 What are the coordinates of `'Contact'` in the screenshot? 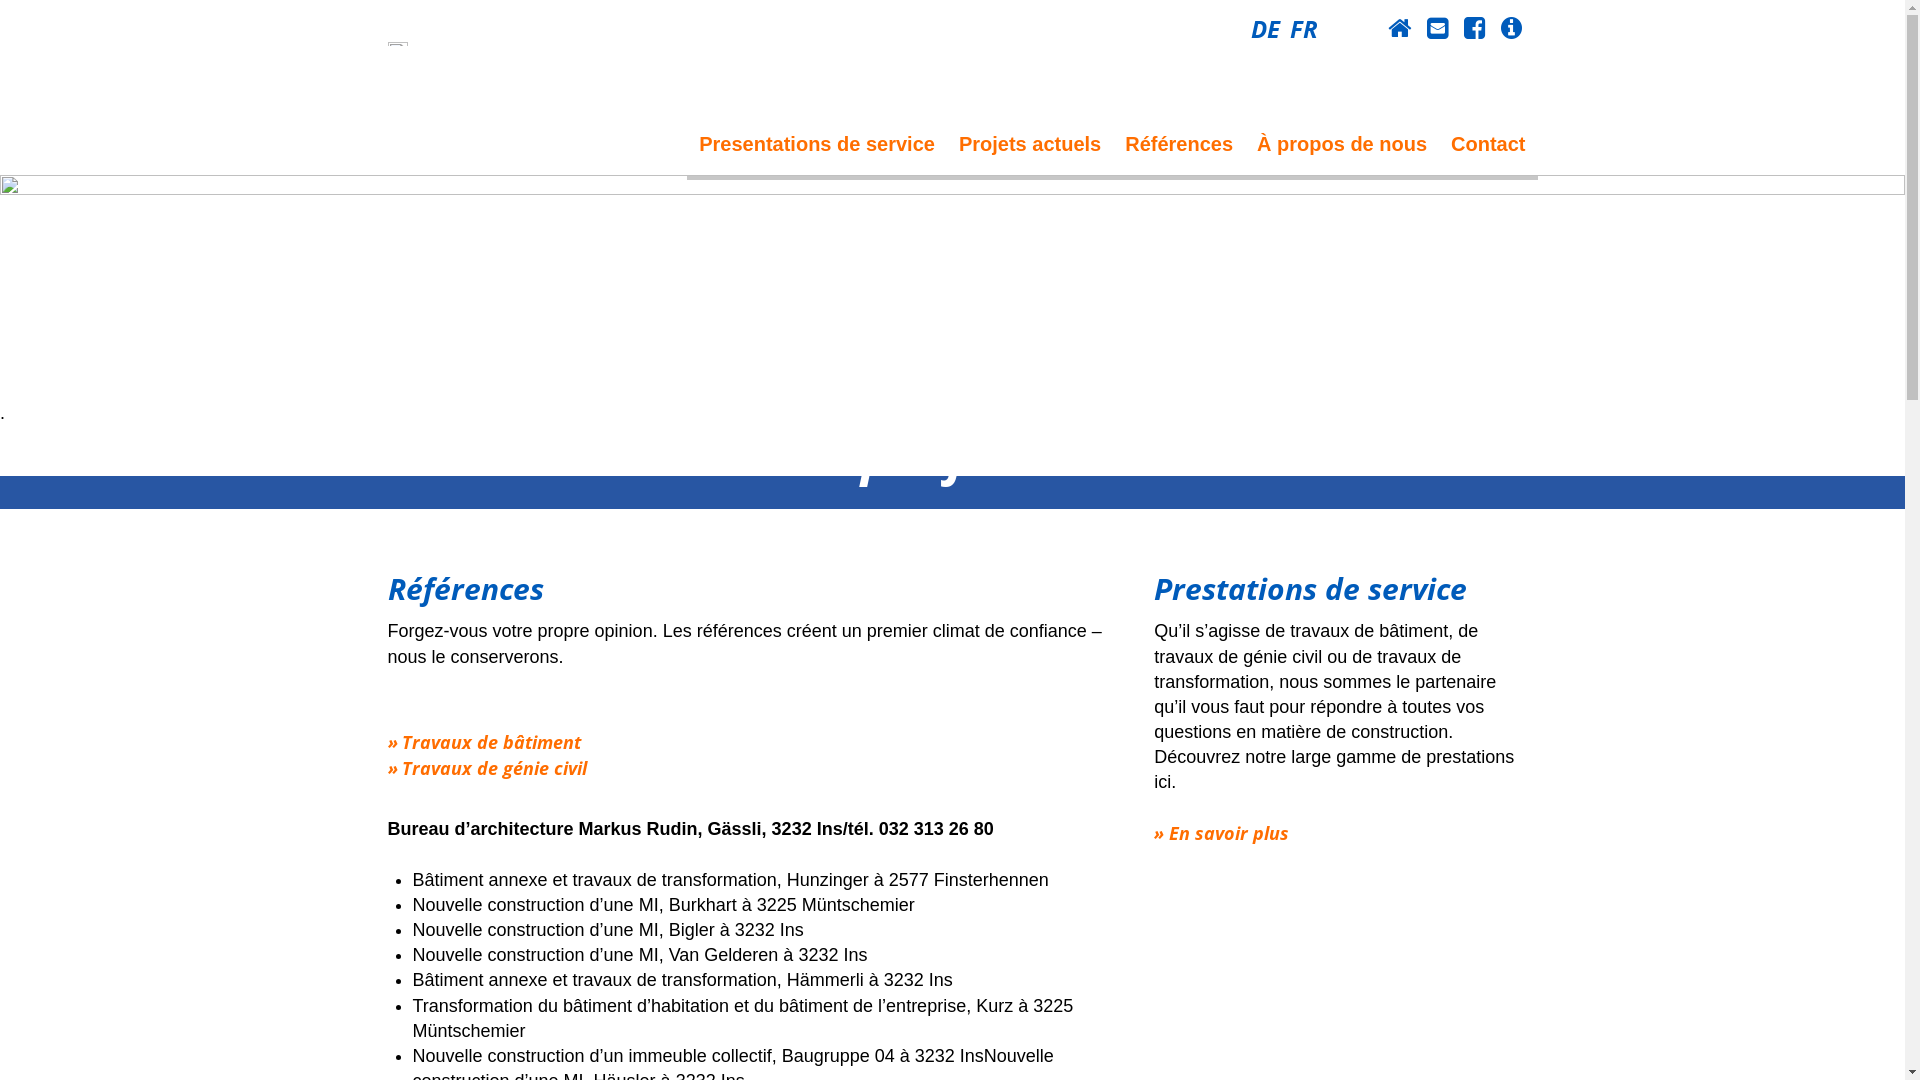 It's located at (1416, 27).